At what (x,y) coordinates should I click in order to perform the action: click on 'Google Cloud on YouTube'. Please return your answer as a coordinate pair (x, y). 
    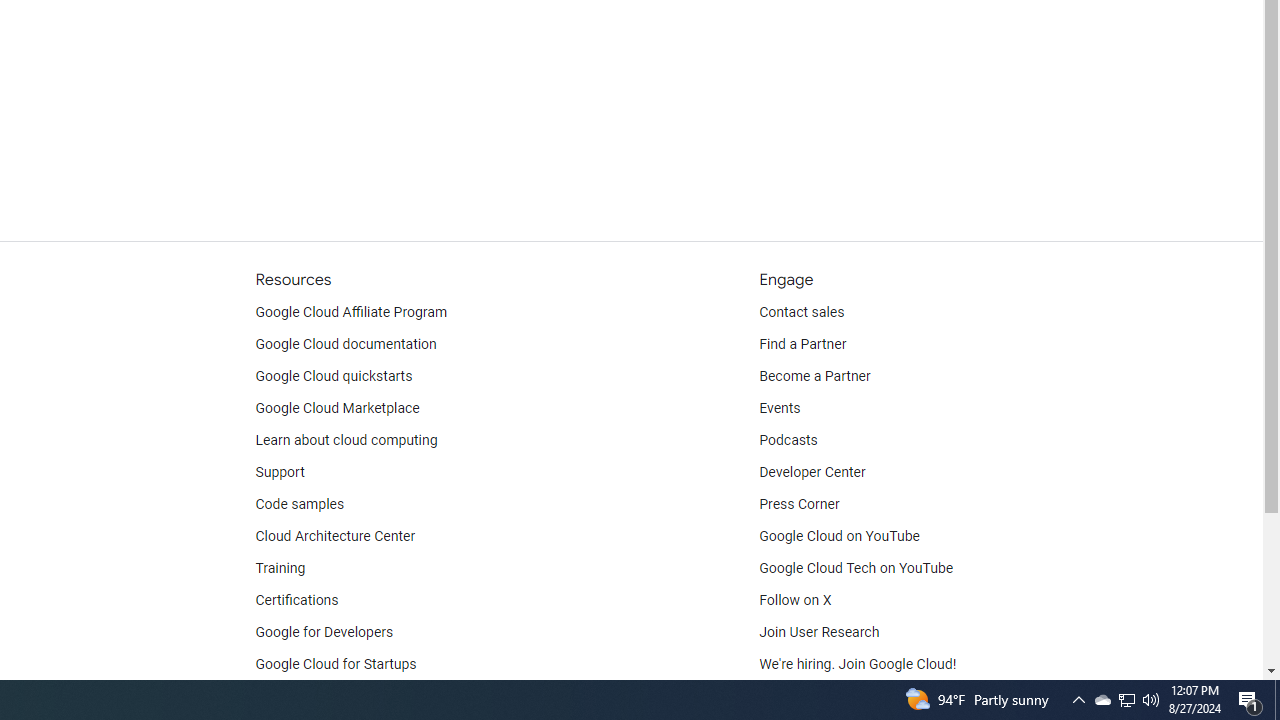
    Looking at the image, I should click on (839, 536).